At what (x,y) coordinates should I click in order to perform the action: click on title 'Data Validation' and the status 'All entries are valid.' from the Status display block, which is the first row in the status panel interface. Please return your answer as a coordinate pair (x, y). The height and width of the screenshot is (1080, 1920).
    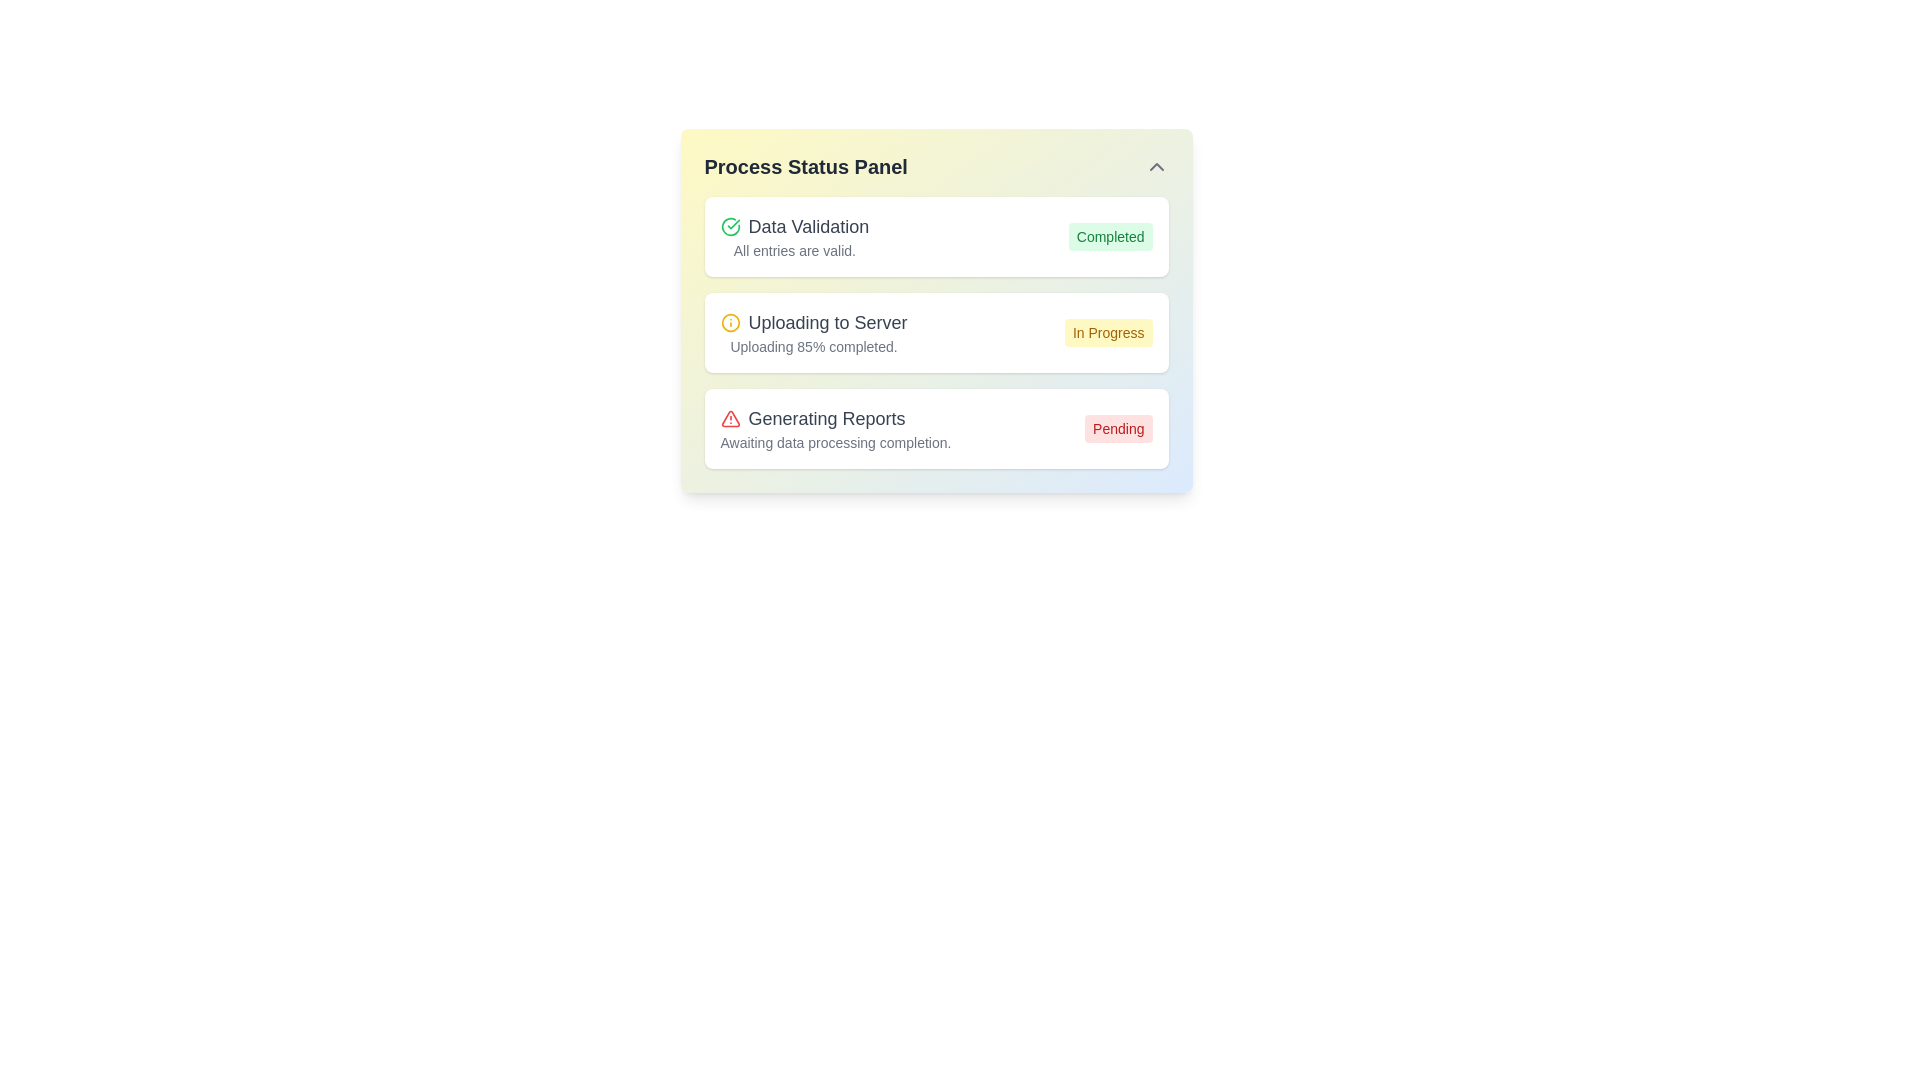
    Looking at the image, I should click on (935, 235).